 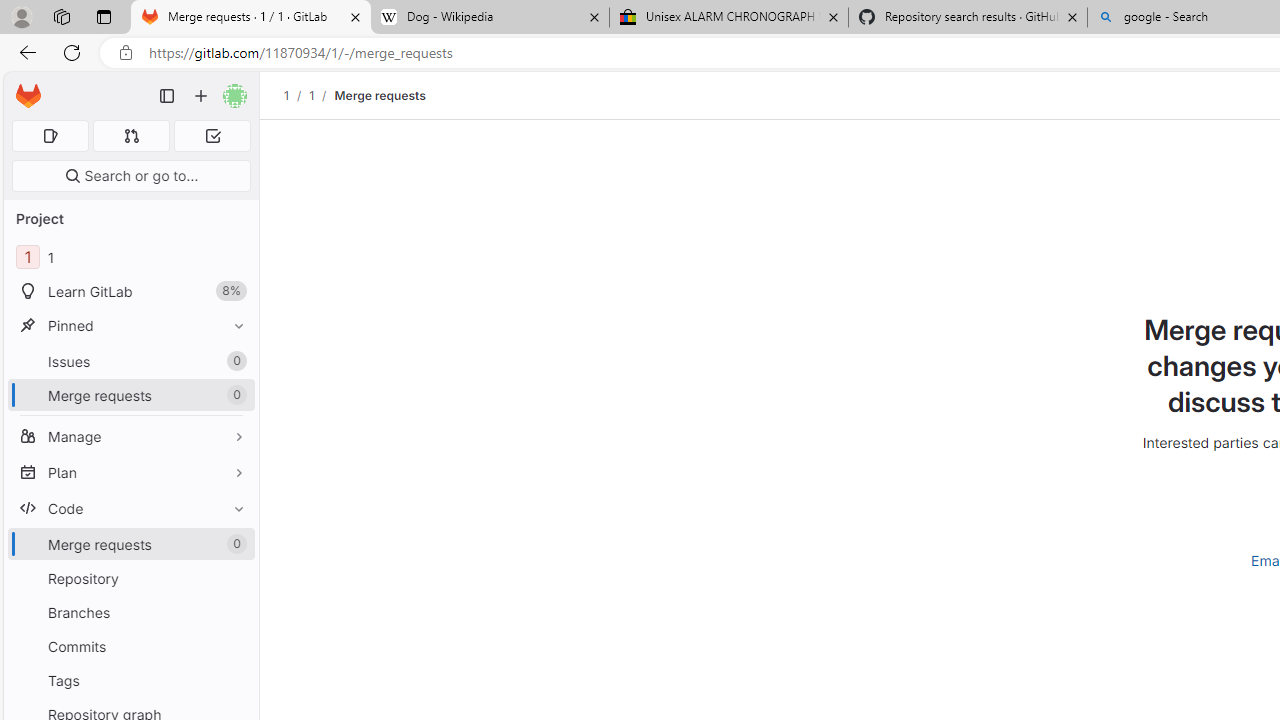 I want to click on '1', so click(x=310, y=95).